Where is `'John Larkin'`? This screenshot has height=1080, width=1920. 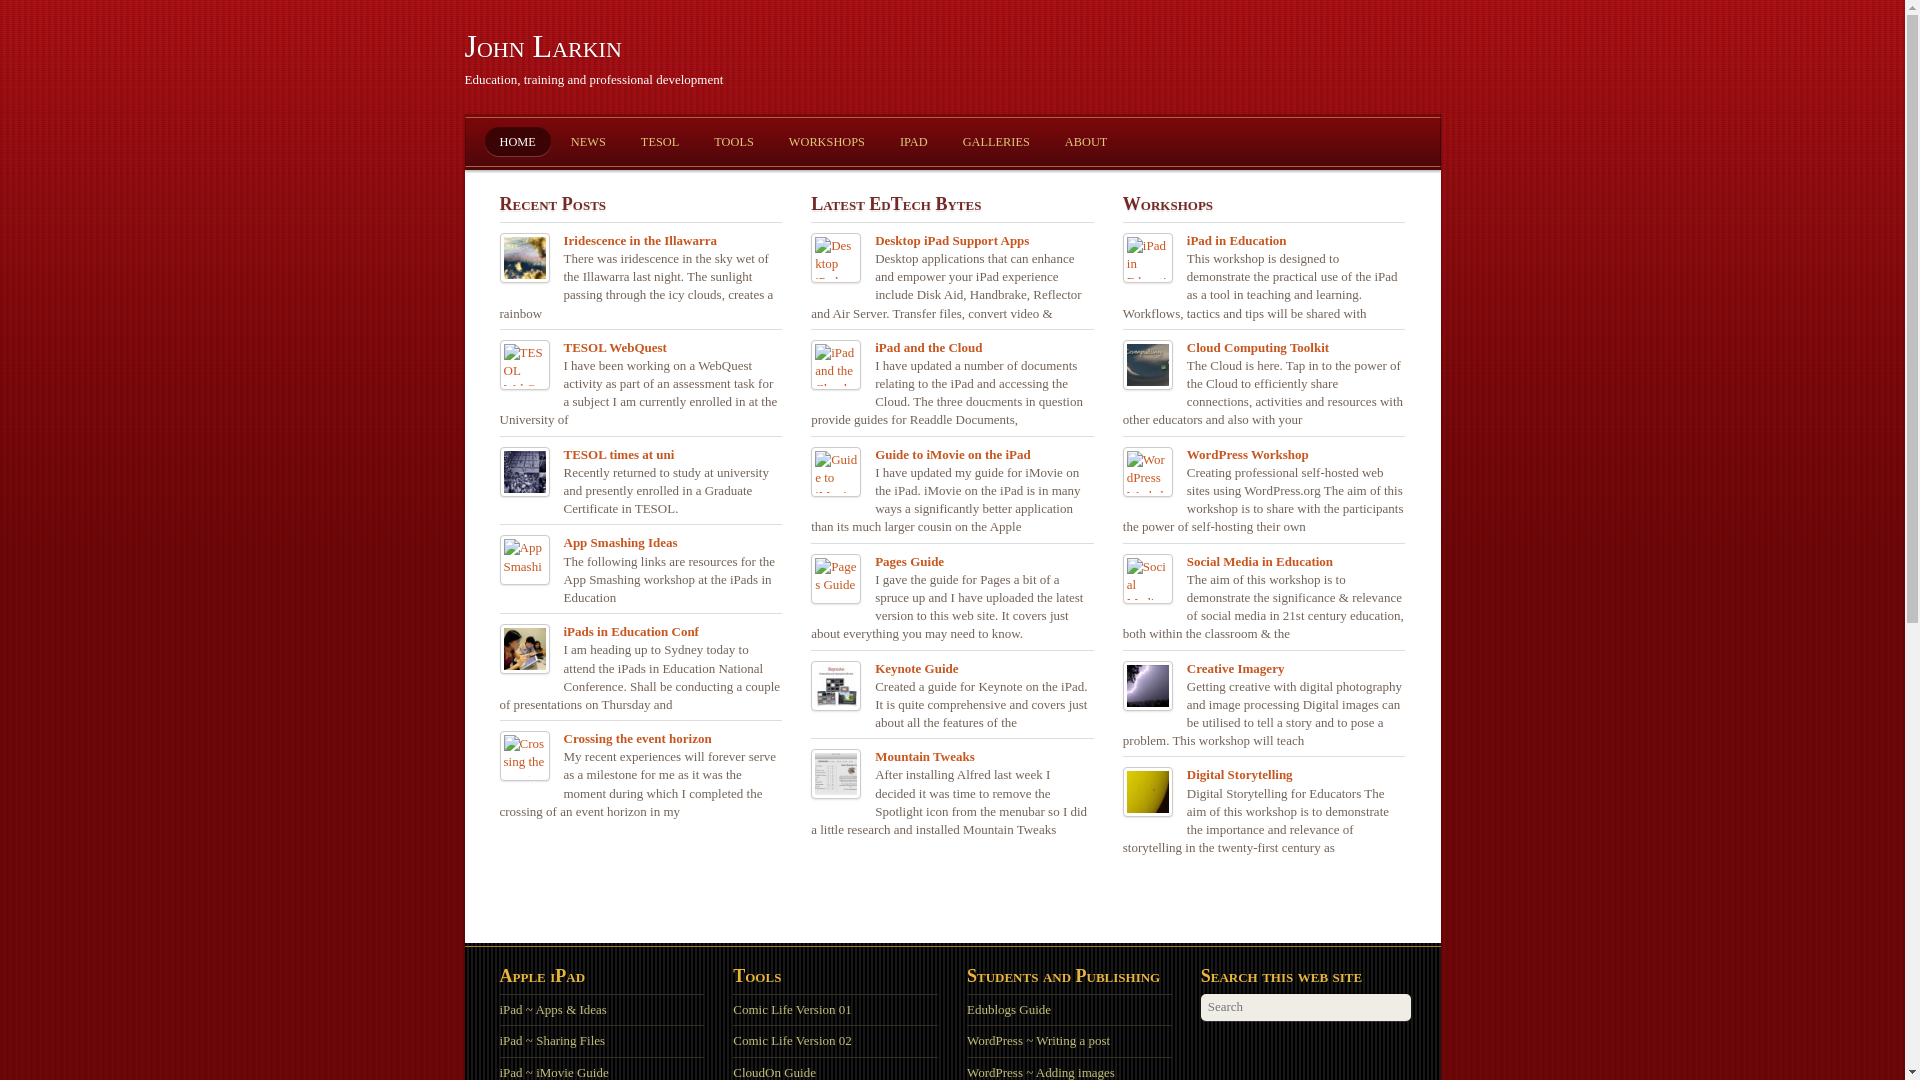 'John Larkin' is located at coordinates (542, 45).